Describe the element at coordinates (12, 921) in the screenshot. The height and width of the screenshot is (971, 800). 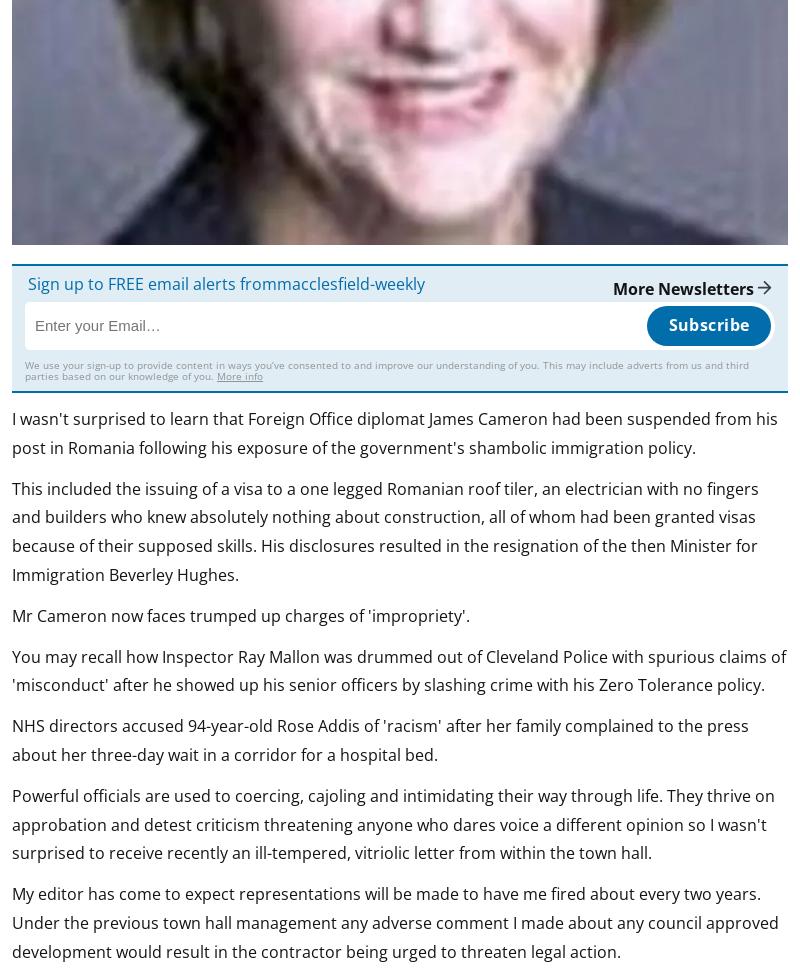
I see `'My editor has come to expect representations will be made to have me fired about every two years. Under the previous town hall management any adverse comment I made about any council approved development would result in the contractor being urged to threaten legal action.'` at that location.